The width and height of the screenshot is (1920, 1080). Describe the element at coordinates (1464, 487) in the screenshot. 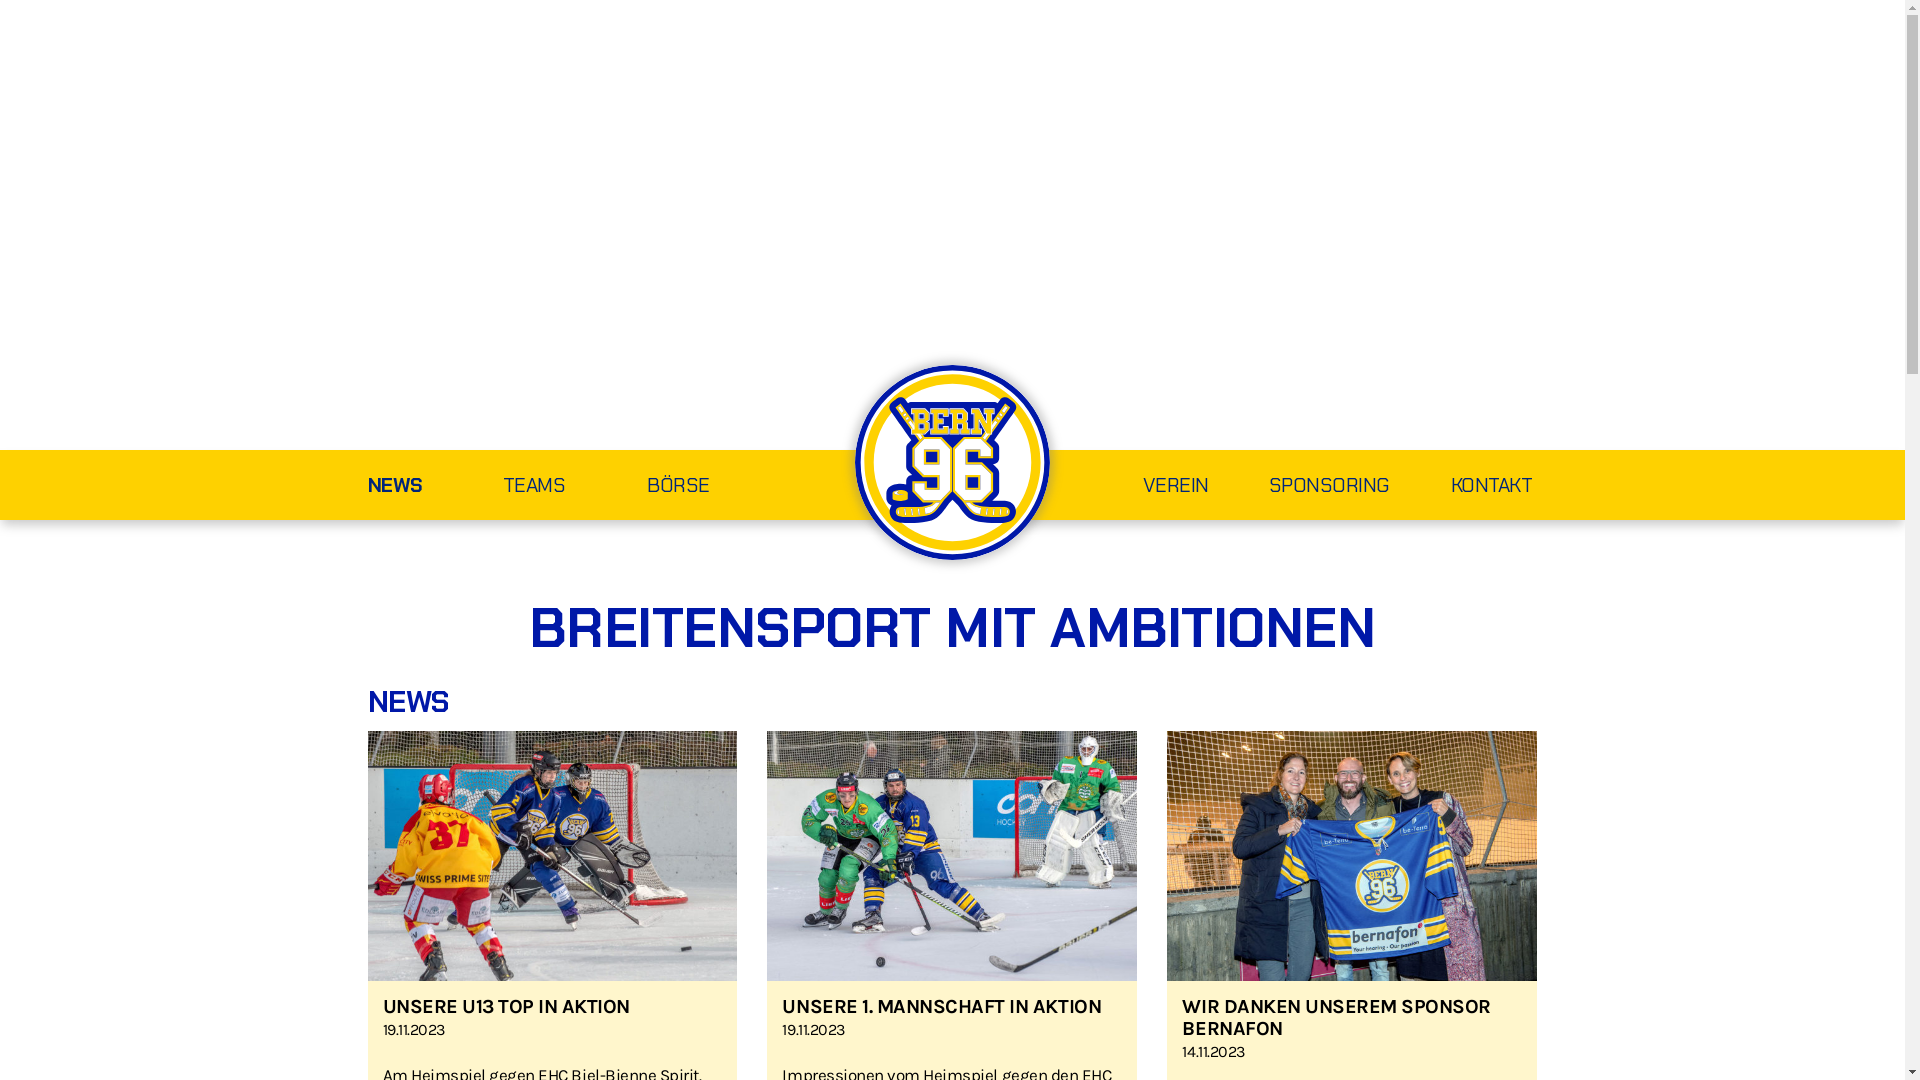

I see `'KONTAKT'` at that location.